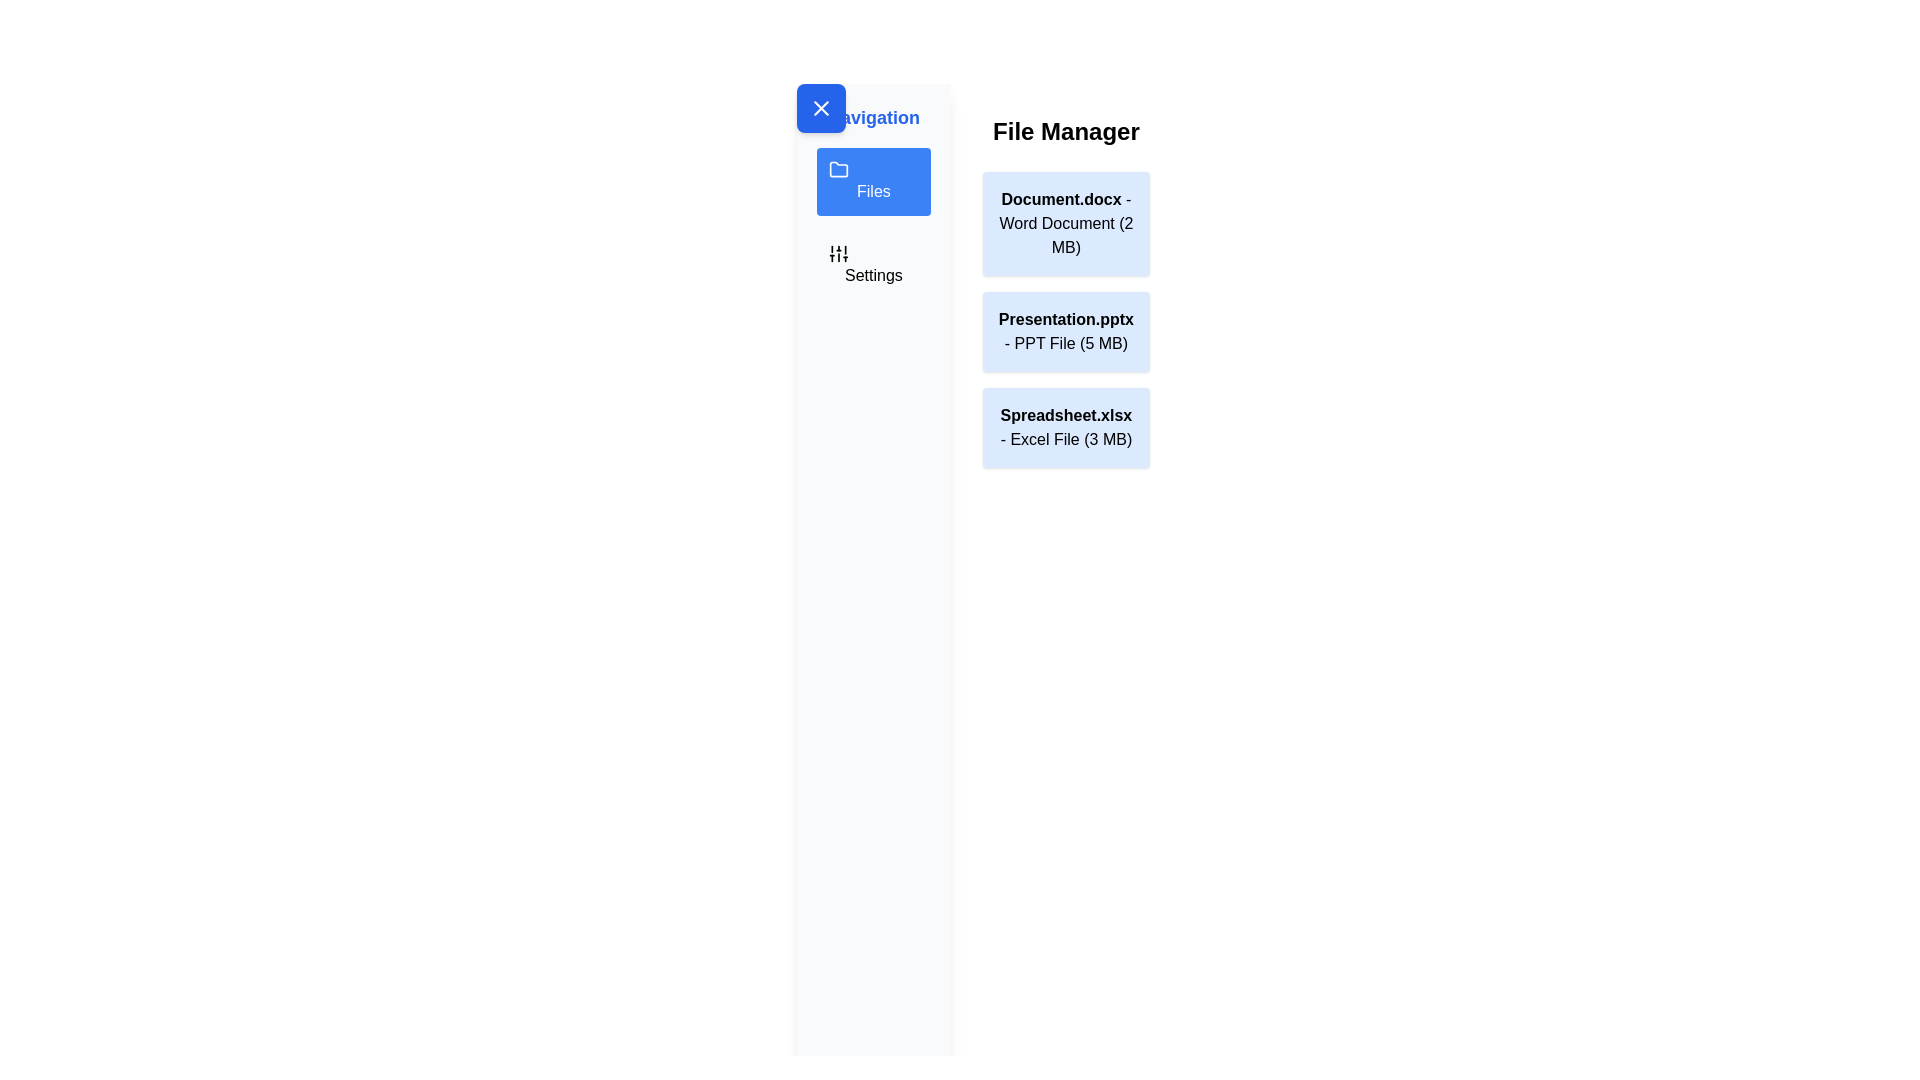  Describe the element at coordinates (839, 168) in the screenshot. I see `the 'Files' button by interacting with the folder icon centered within it` at that location.